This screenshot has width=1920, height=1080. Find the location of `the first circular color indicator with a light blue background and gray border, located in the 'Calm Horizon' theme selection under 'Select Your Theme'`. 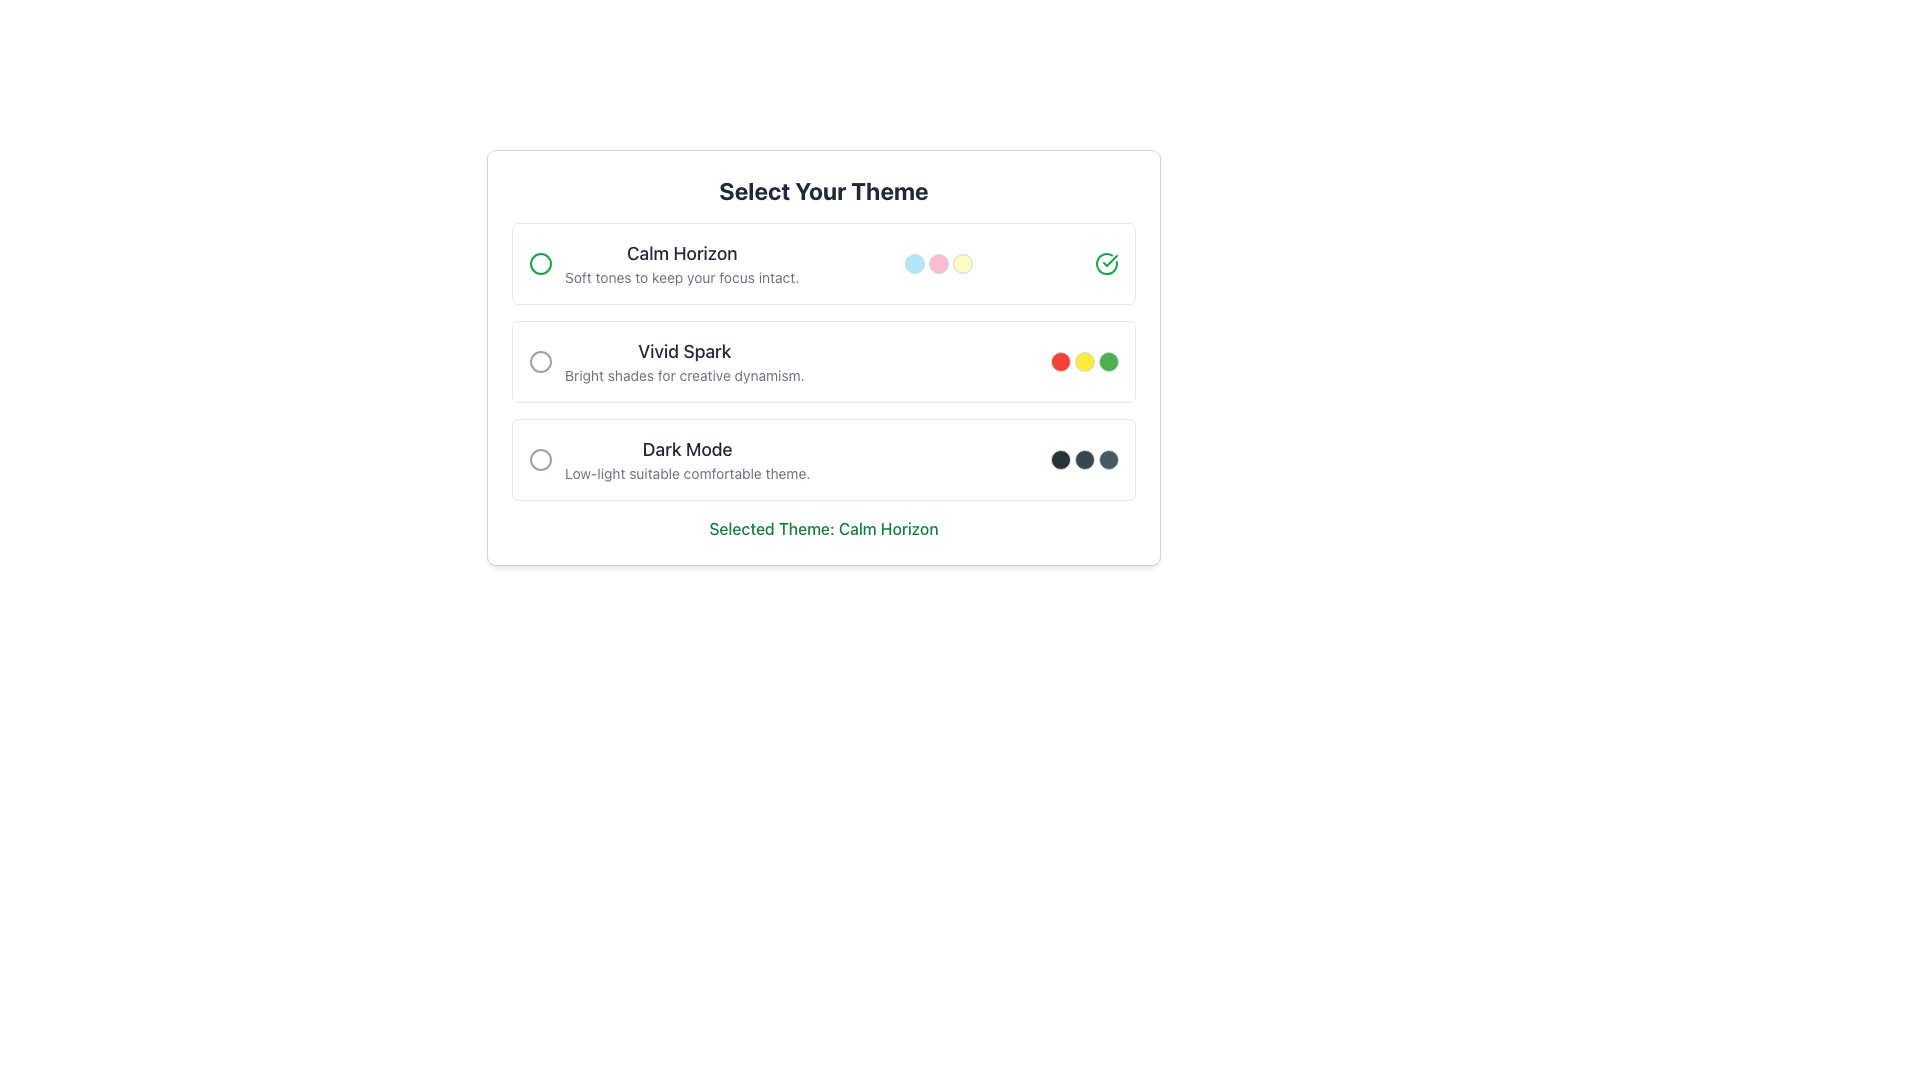

the first circular color indicator with a light blue background and gray border, located in the 'Calm Horizon' theme selection under 'Select Your Theme' is located at coordinates (914, 262).